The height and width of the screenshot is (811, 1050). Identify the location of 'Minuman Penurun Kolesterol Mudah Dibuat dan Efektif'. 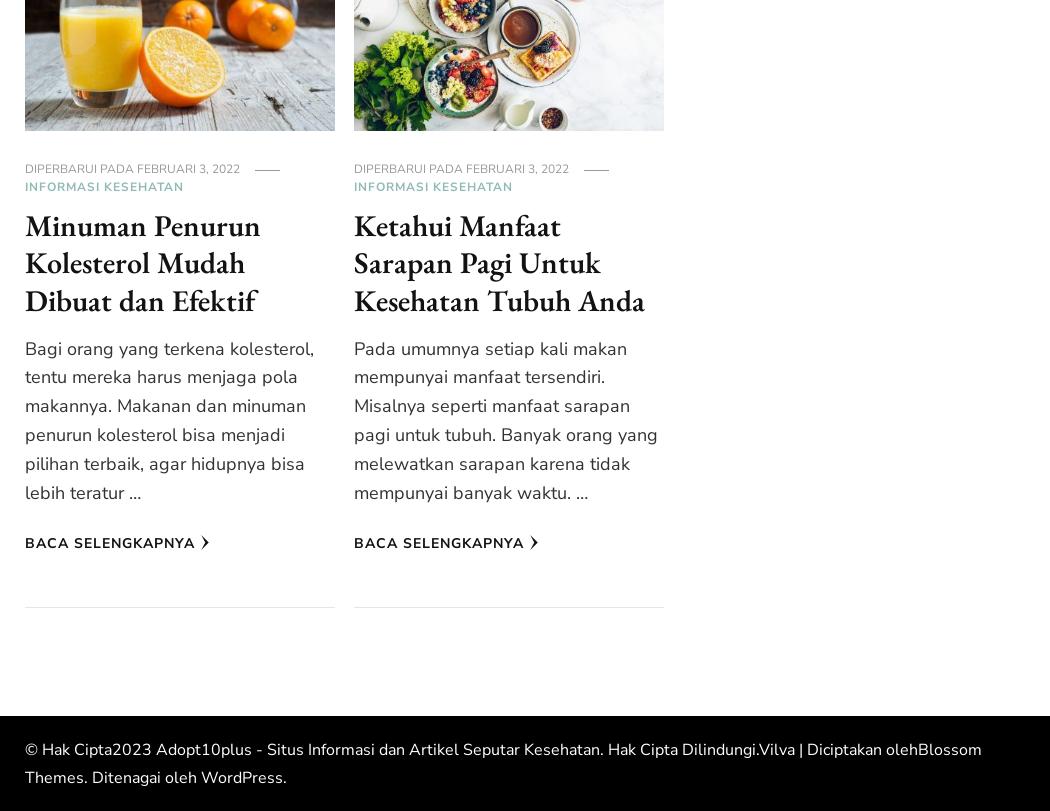
(142, 262).